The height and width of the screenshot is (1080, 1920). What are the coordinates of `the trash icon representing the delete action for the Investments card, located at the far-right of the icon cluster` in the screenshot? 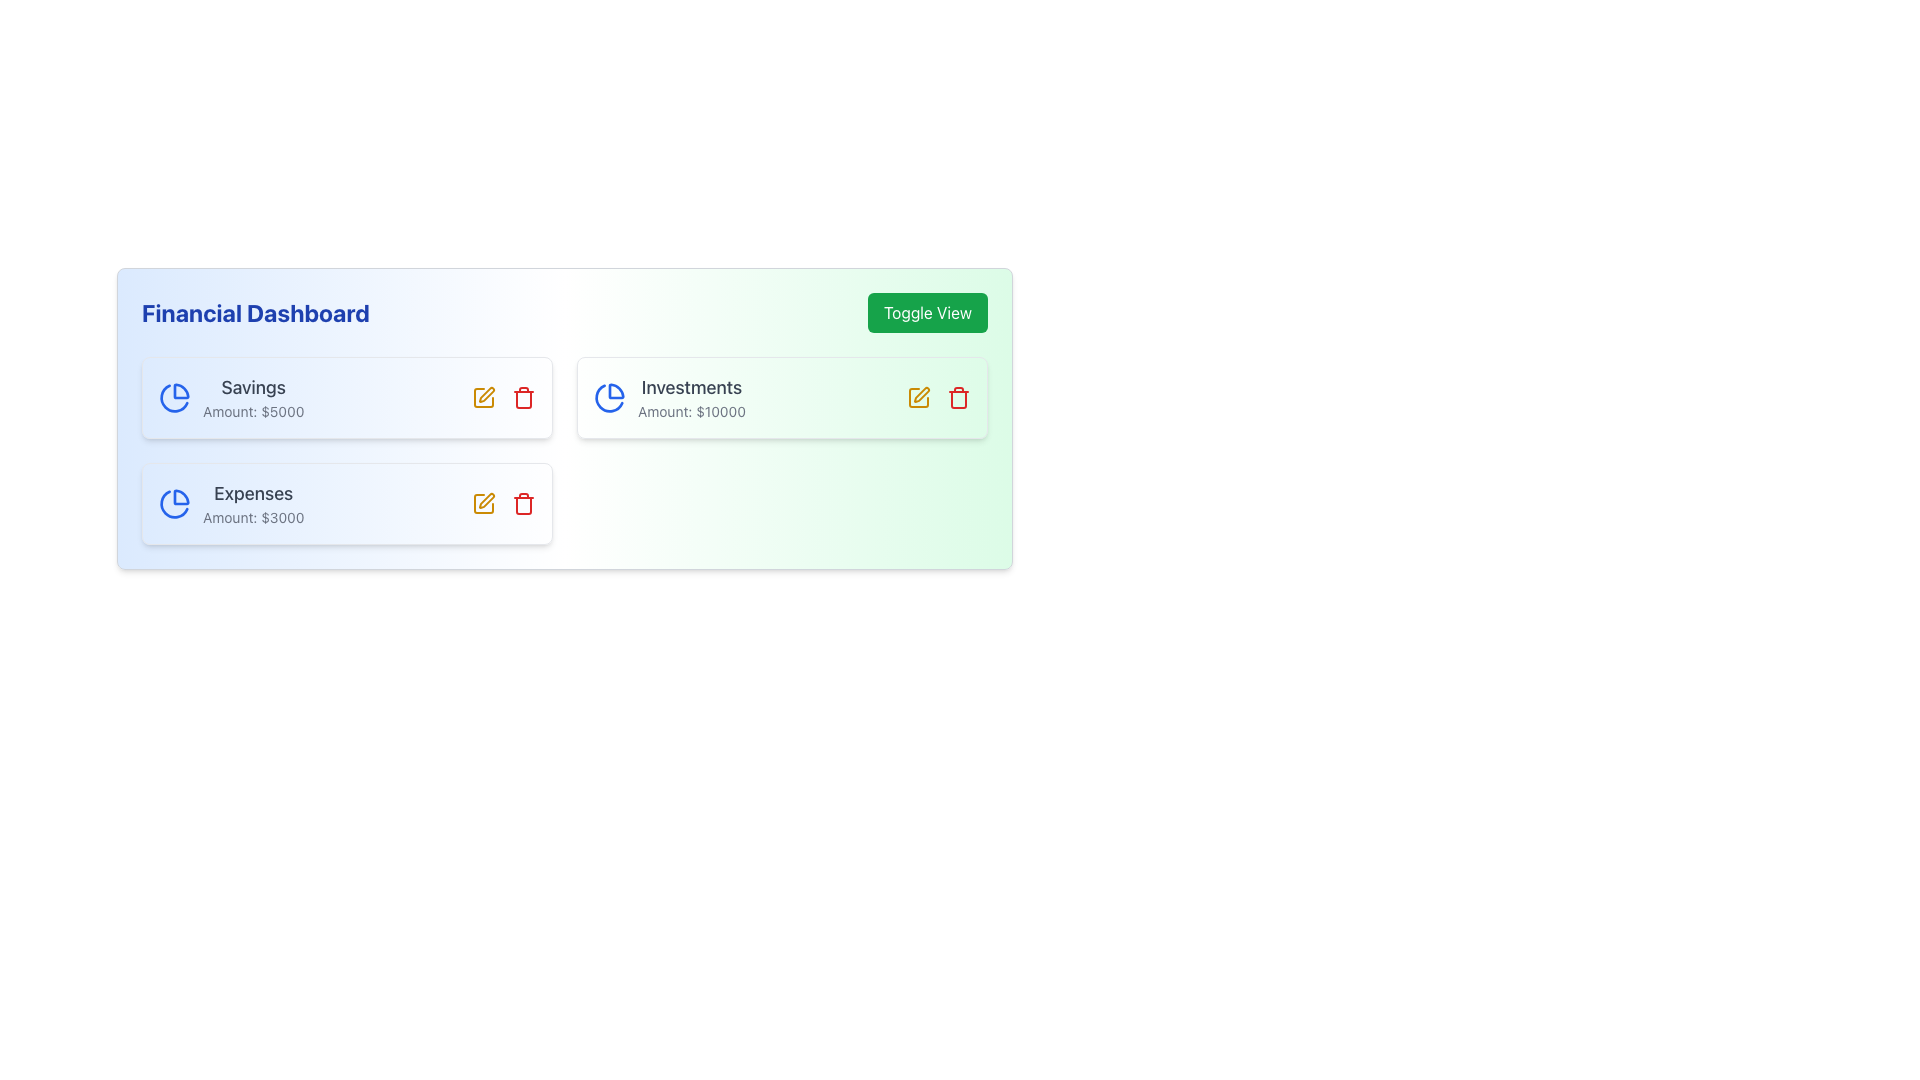 It's located at (958, 400).